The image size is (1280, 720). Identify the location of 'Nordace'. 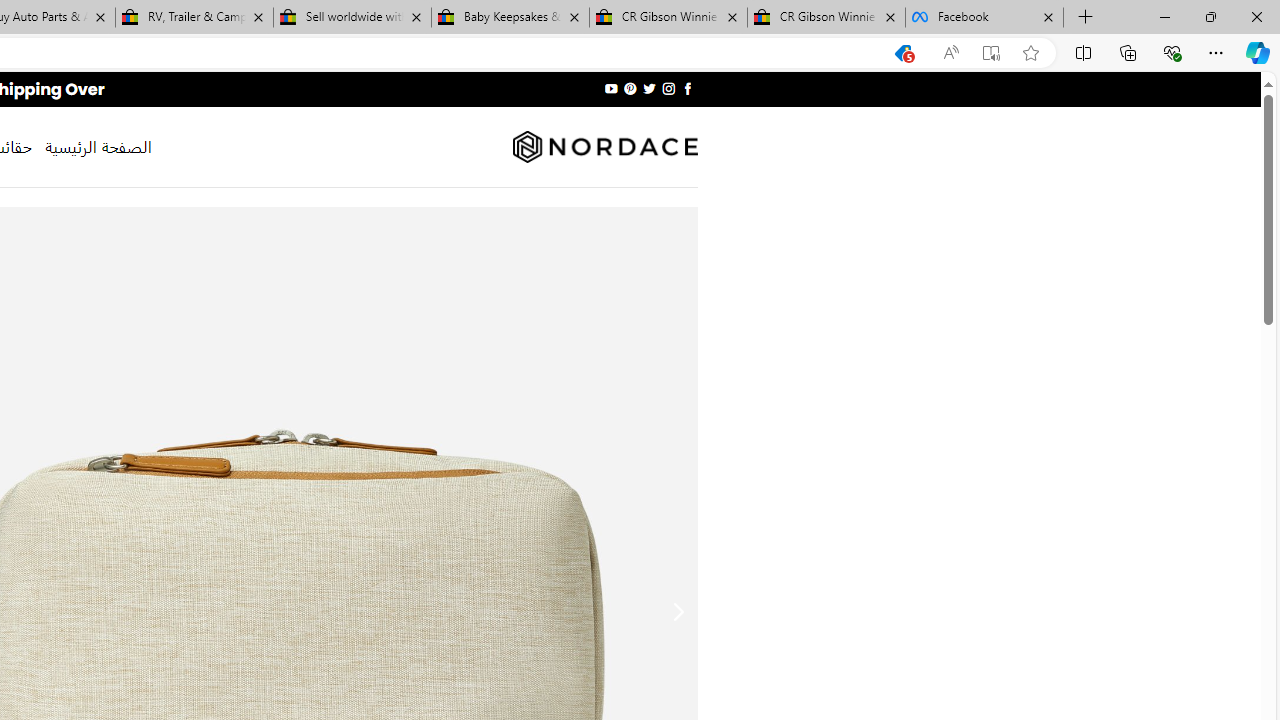
(603, 146).